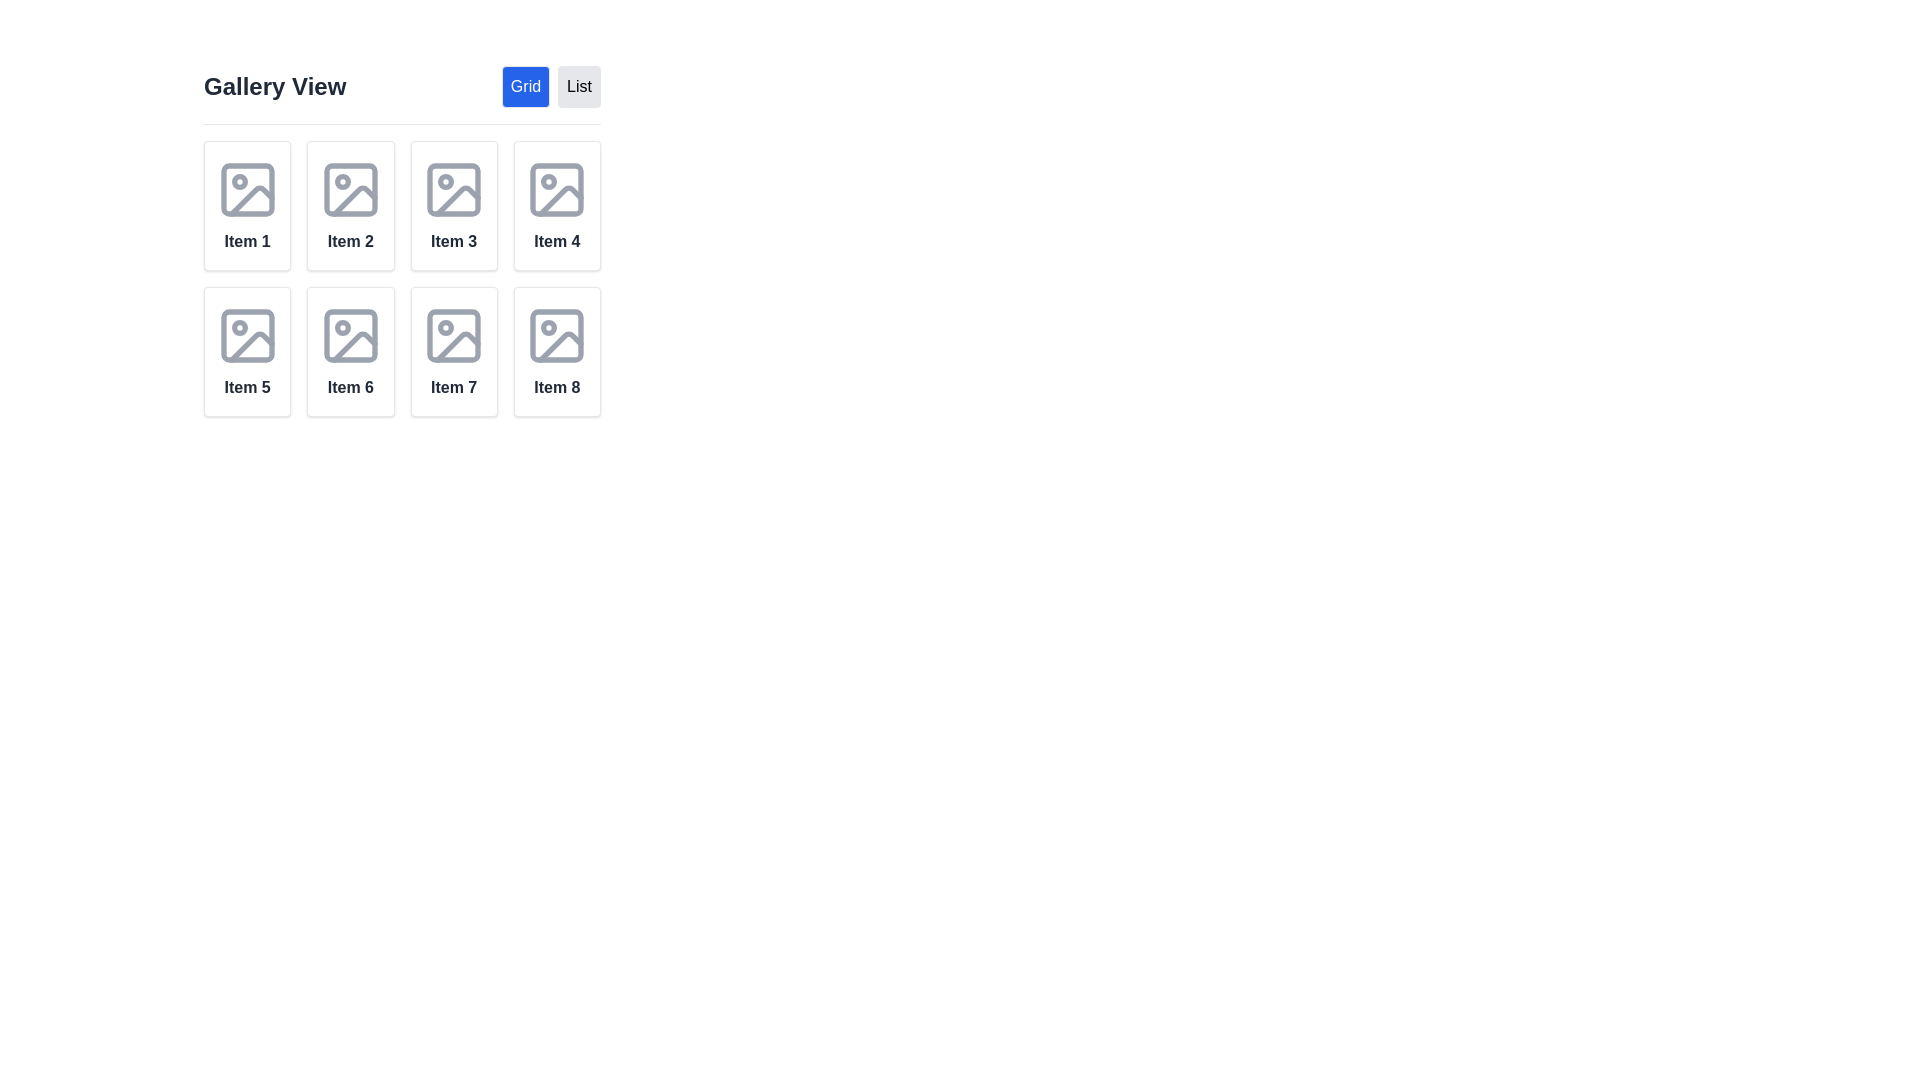 This screenshot has height=1080, width=1920. I want to click on the small rectangle in the lower right corner of the 'Item 7' image icon, which has slightly rounded corners and is part of a gallery item representation, so click(453, 334).